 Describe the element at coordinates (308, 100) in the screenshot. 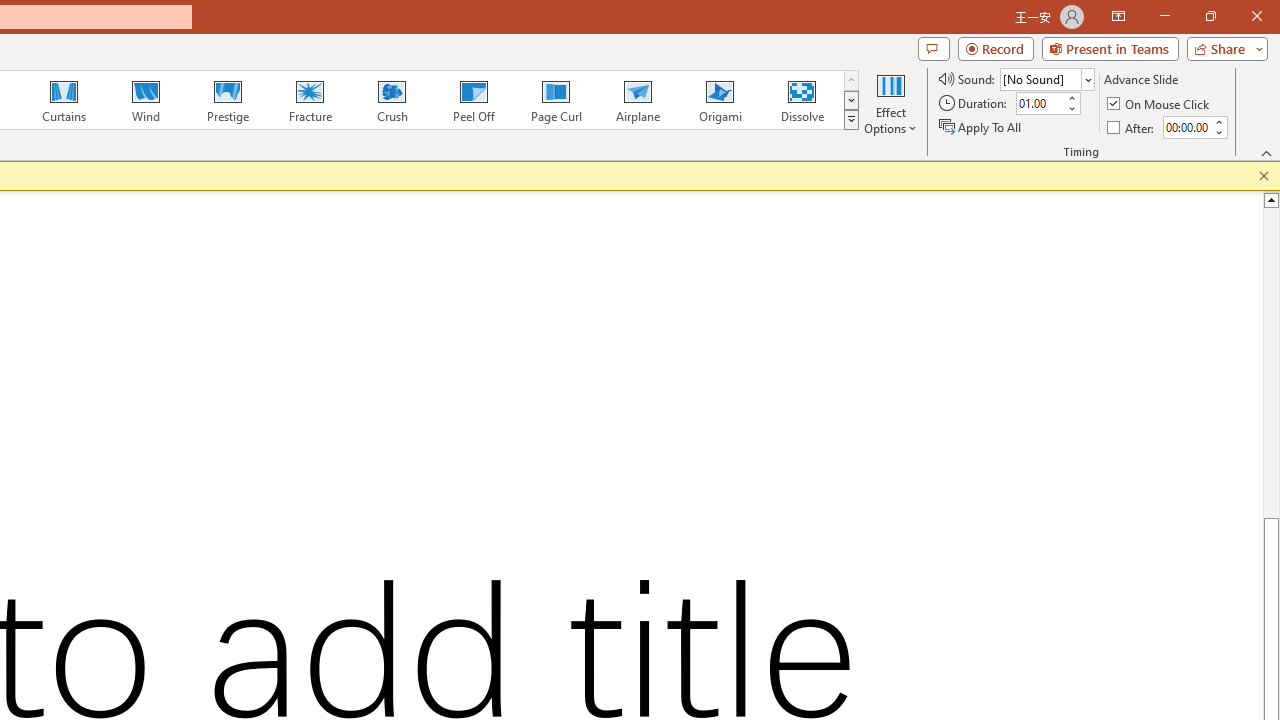

I see `'Fracture'` at that location.